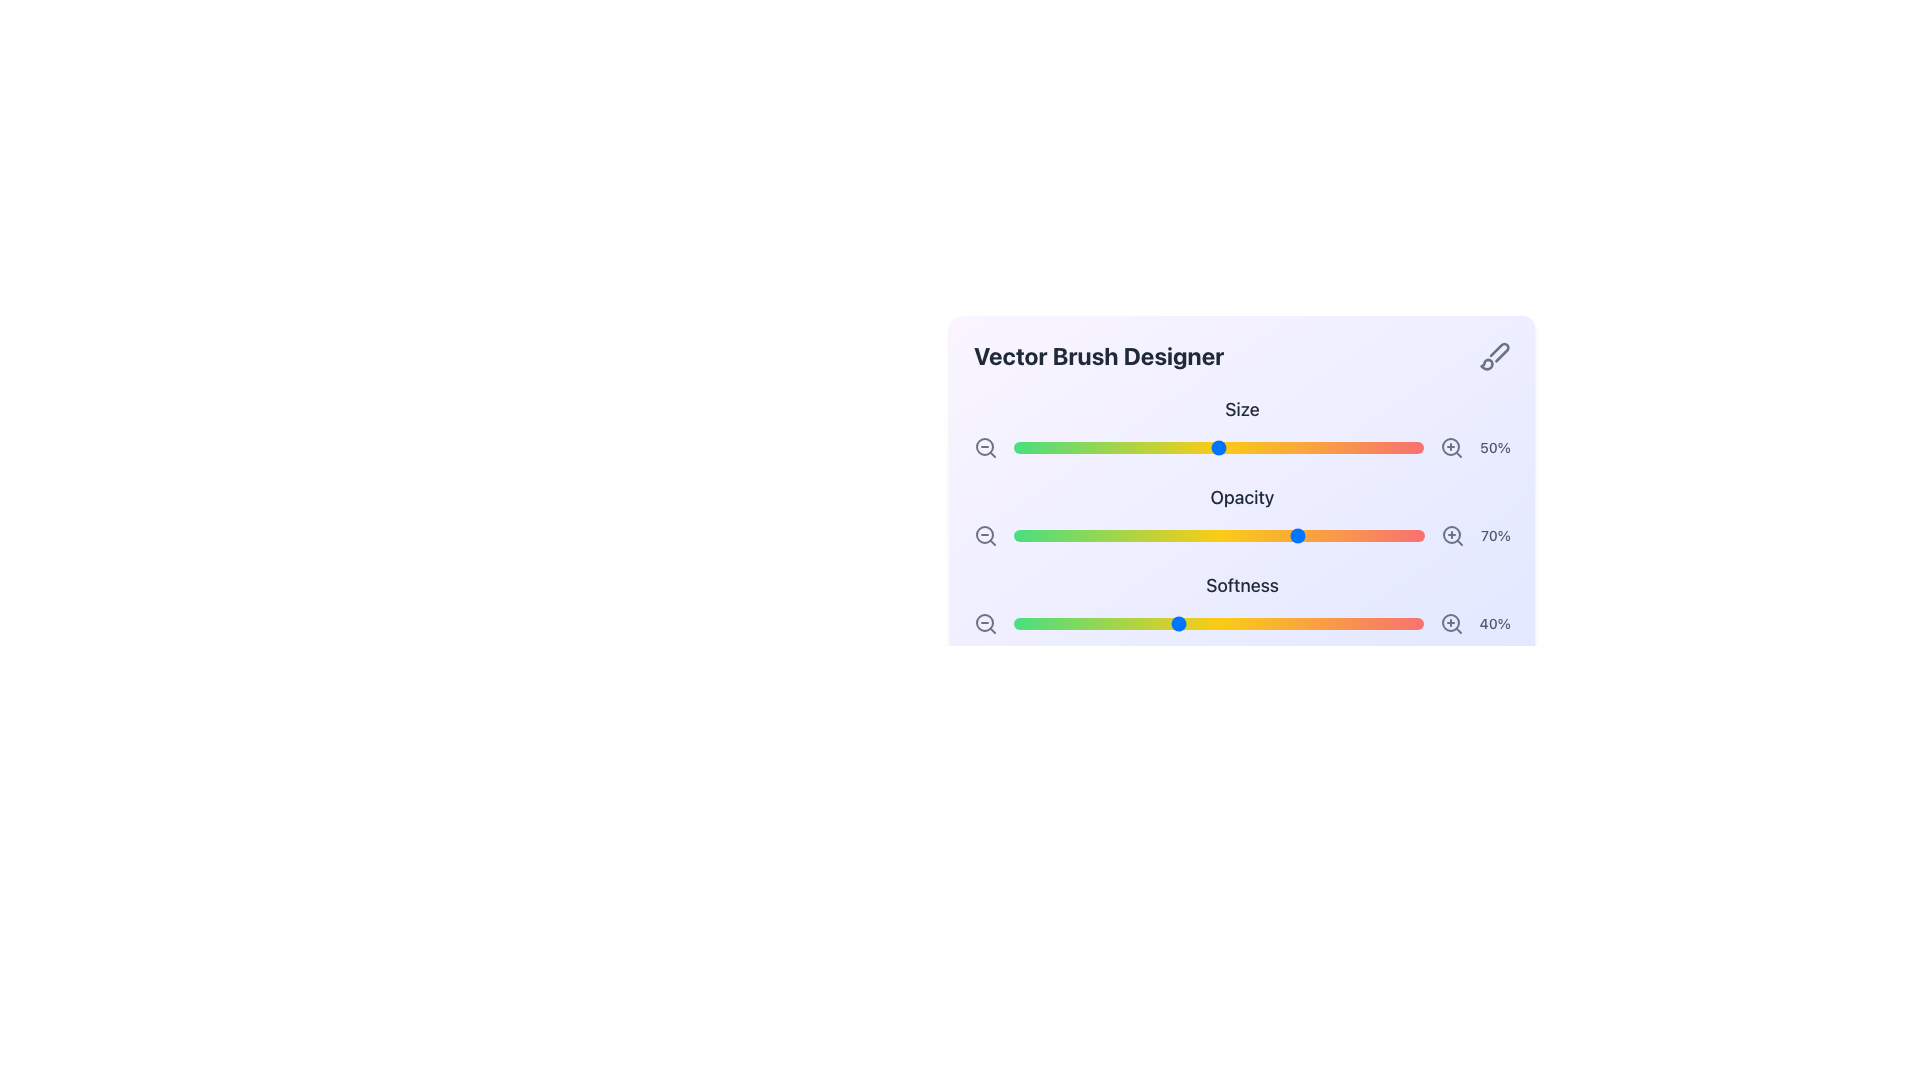 The image size is (1920, 1080). Describe the element at coordinates (1359, 535) in the screenshot. I see `opacity` at that location.